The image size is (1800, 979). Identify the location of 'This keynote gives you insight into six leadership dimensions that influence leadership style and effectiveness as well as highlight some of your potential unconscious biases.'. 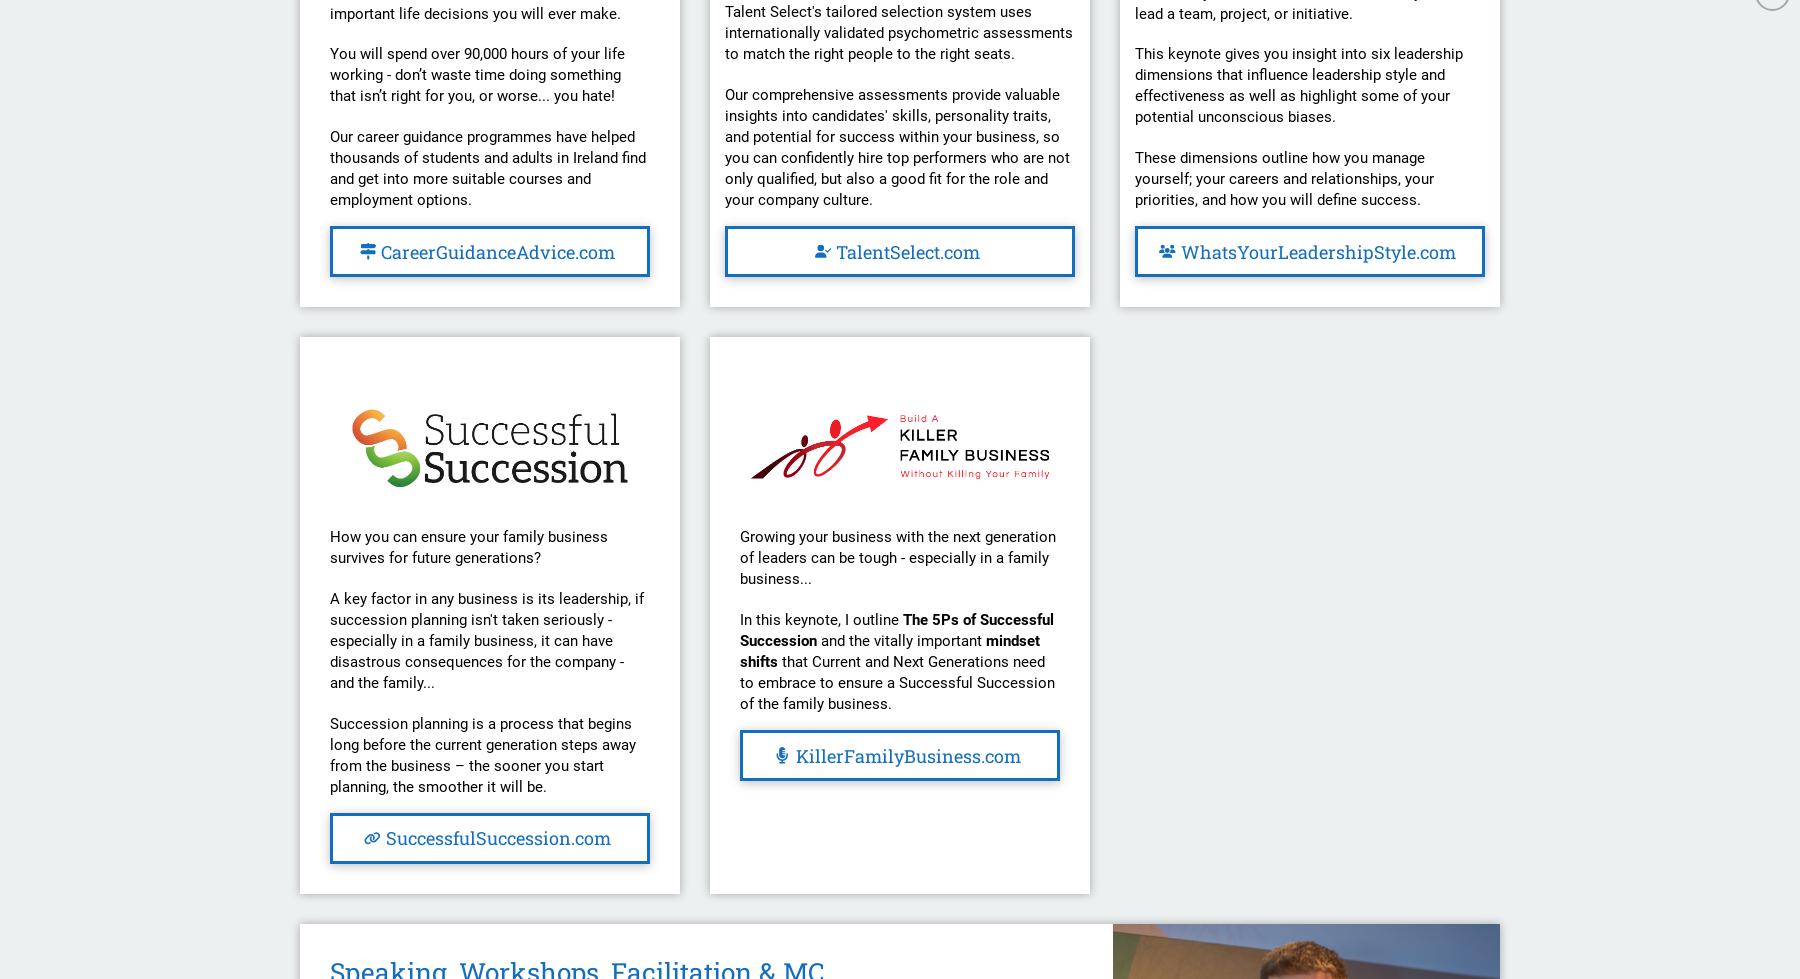
(1133, 85).